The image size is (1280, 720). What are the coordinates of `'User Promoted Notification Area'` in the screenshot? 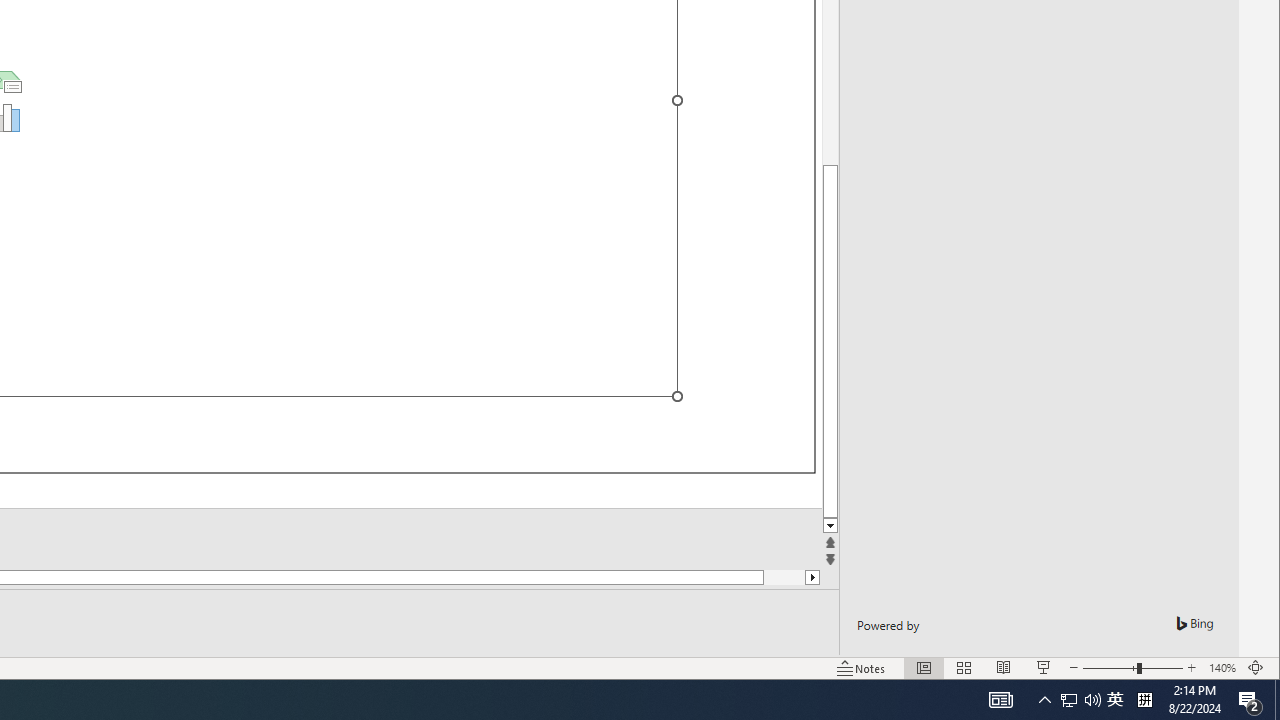 It's located at (1079, 698).